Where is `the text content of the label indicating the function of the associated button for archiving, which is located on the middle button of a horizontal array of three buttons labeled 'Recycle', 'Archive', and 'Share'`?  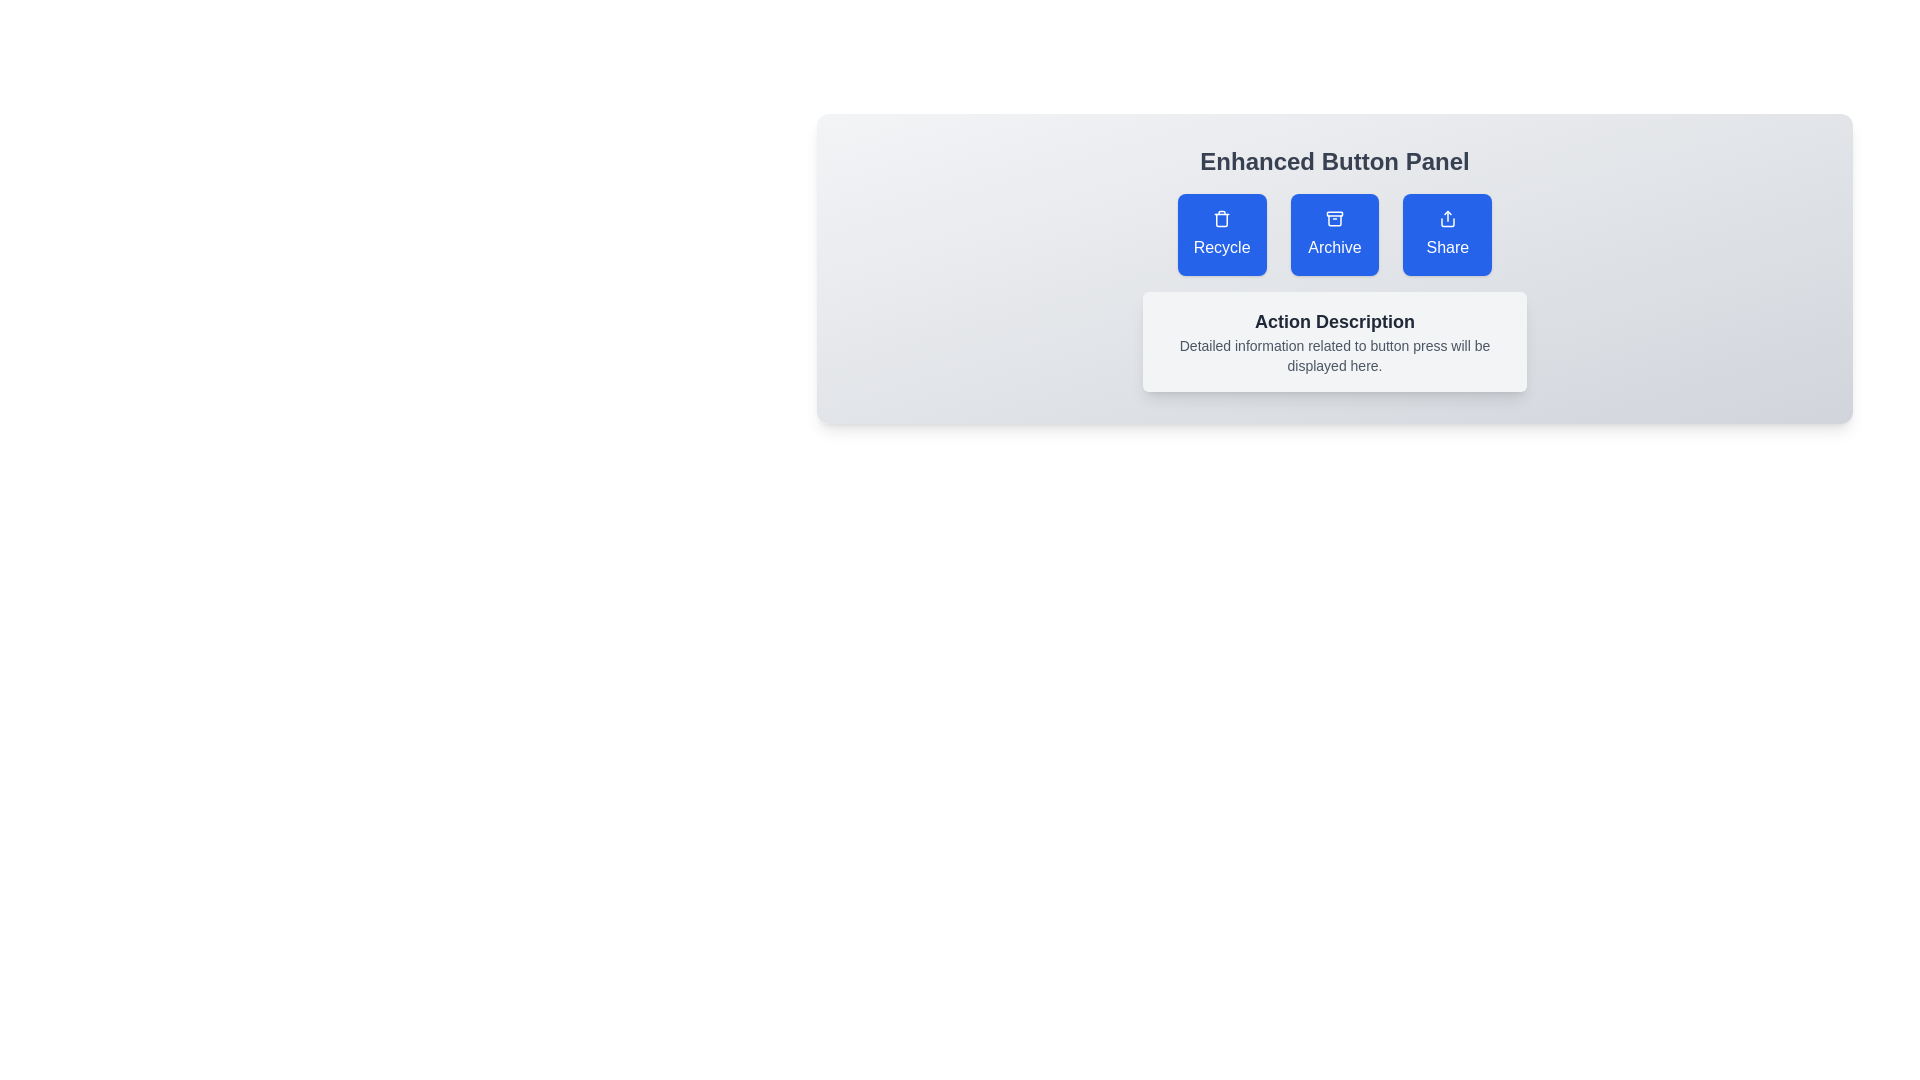
the text content of the label indicating the function of the associated button for archiving, which is located on the middle button of a horizontal array of three buttons labeled 'Recycle', 'Archive', and 'Share' is located at coordinates (1334, 246).